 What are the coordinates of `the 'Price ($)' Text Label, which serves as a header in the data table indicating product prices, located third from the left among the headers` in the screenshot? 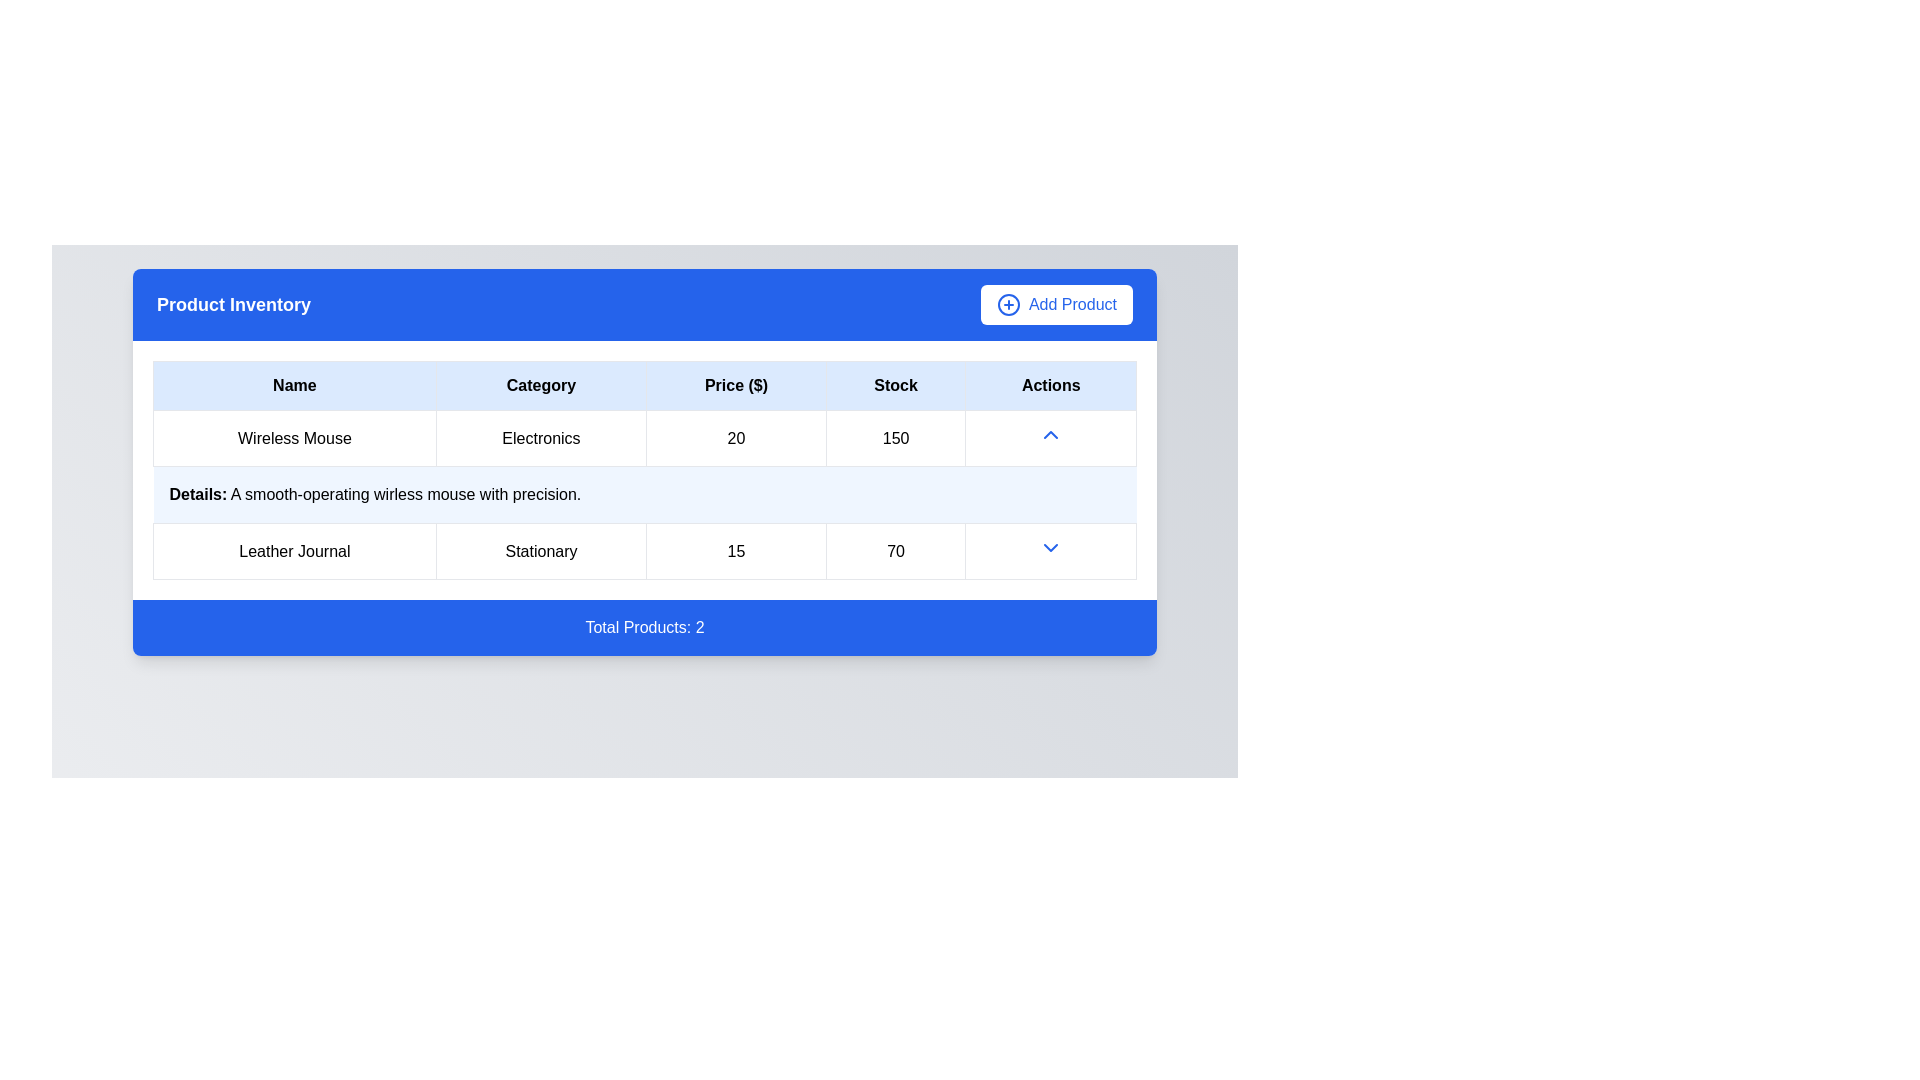 It's located at (735, 385).